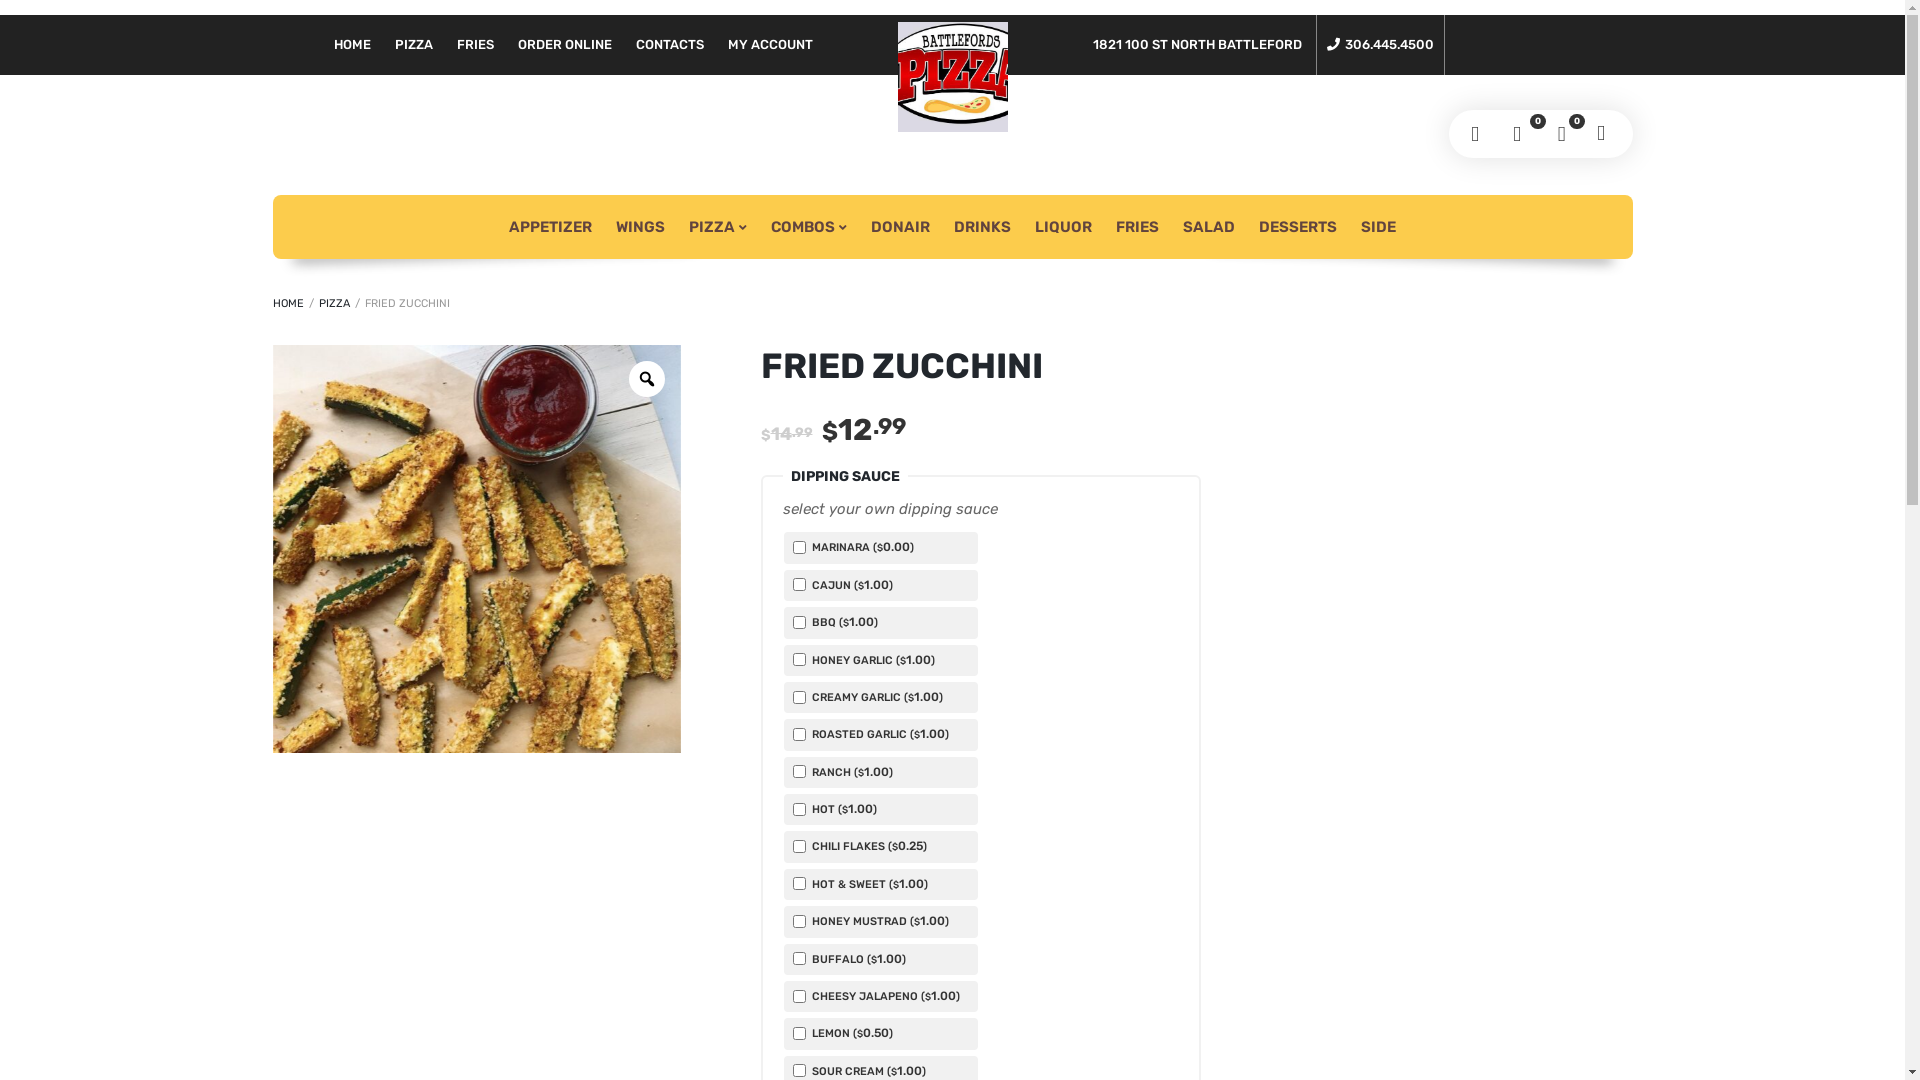  Describe the element at coordinates (473, 45) in the screenshot. I see `'FRIES'` at that location.